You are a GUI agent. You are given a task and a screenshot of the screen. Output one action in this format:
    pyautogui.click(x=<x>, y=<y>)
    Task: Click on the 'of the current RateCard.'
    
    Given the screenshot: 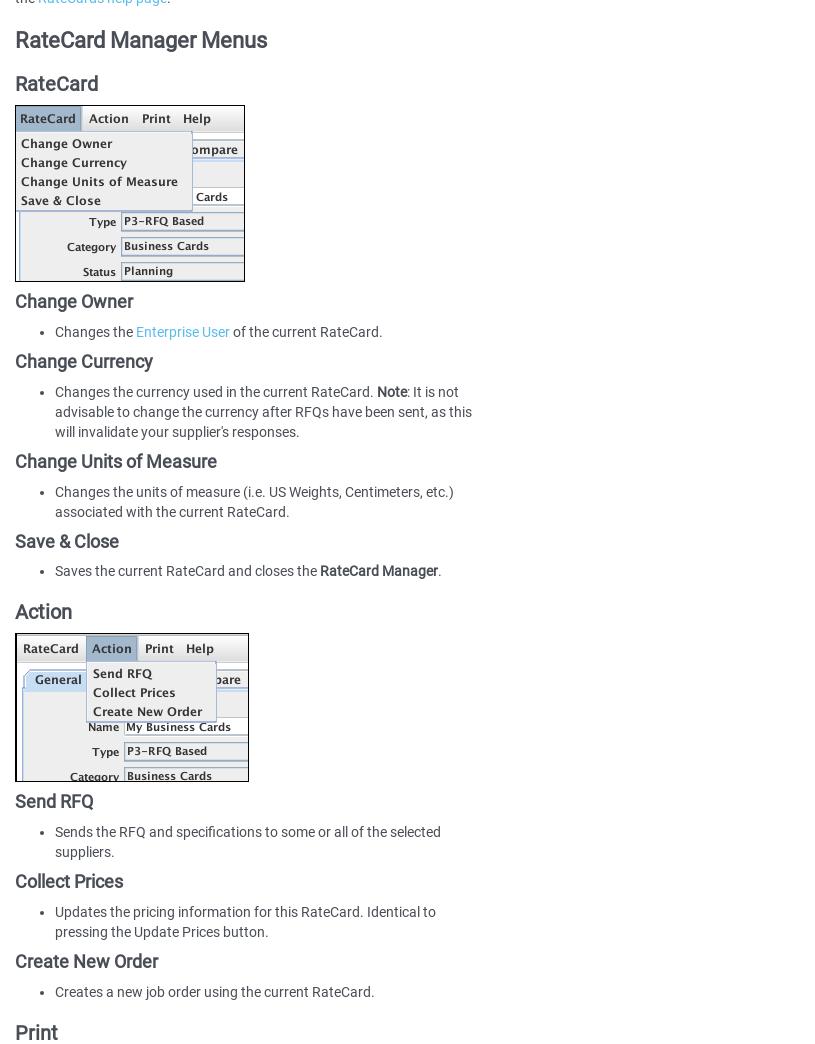 What is the action you would take?
    pyautogui.click(x=229, y=331)
    